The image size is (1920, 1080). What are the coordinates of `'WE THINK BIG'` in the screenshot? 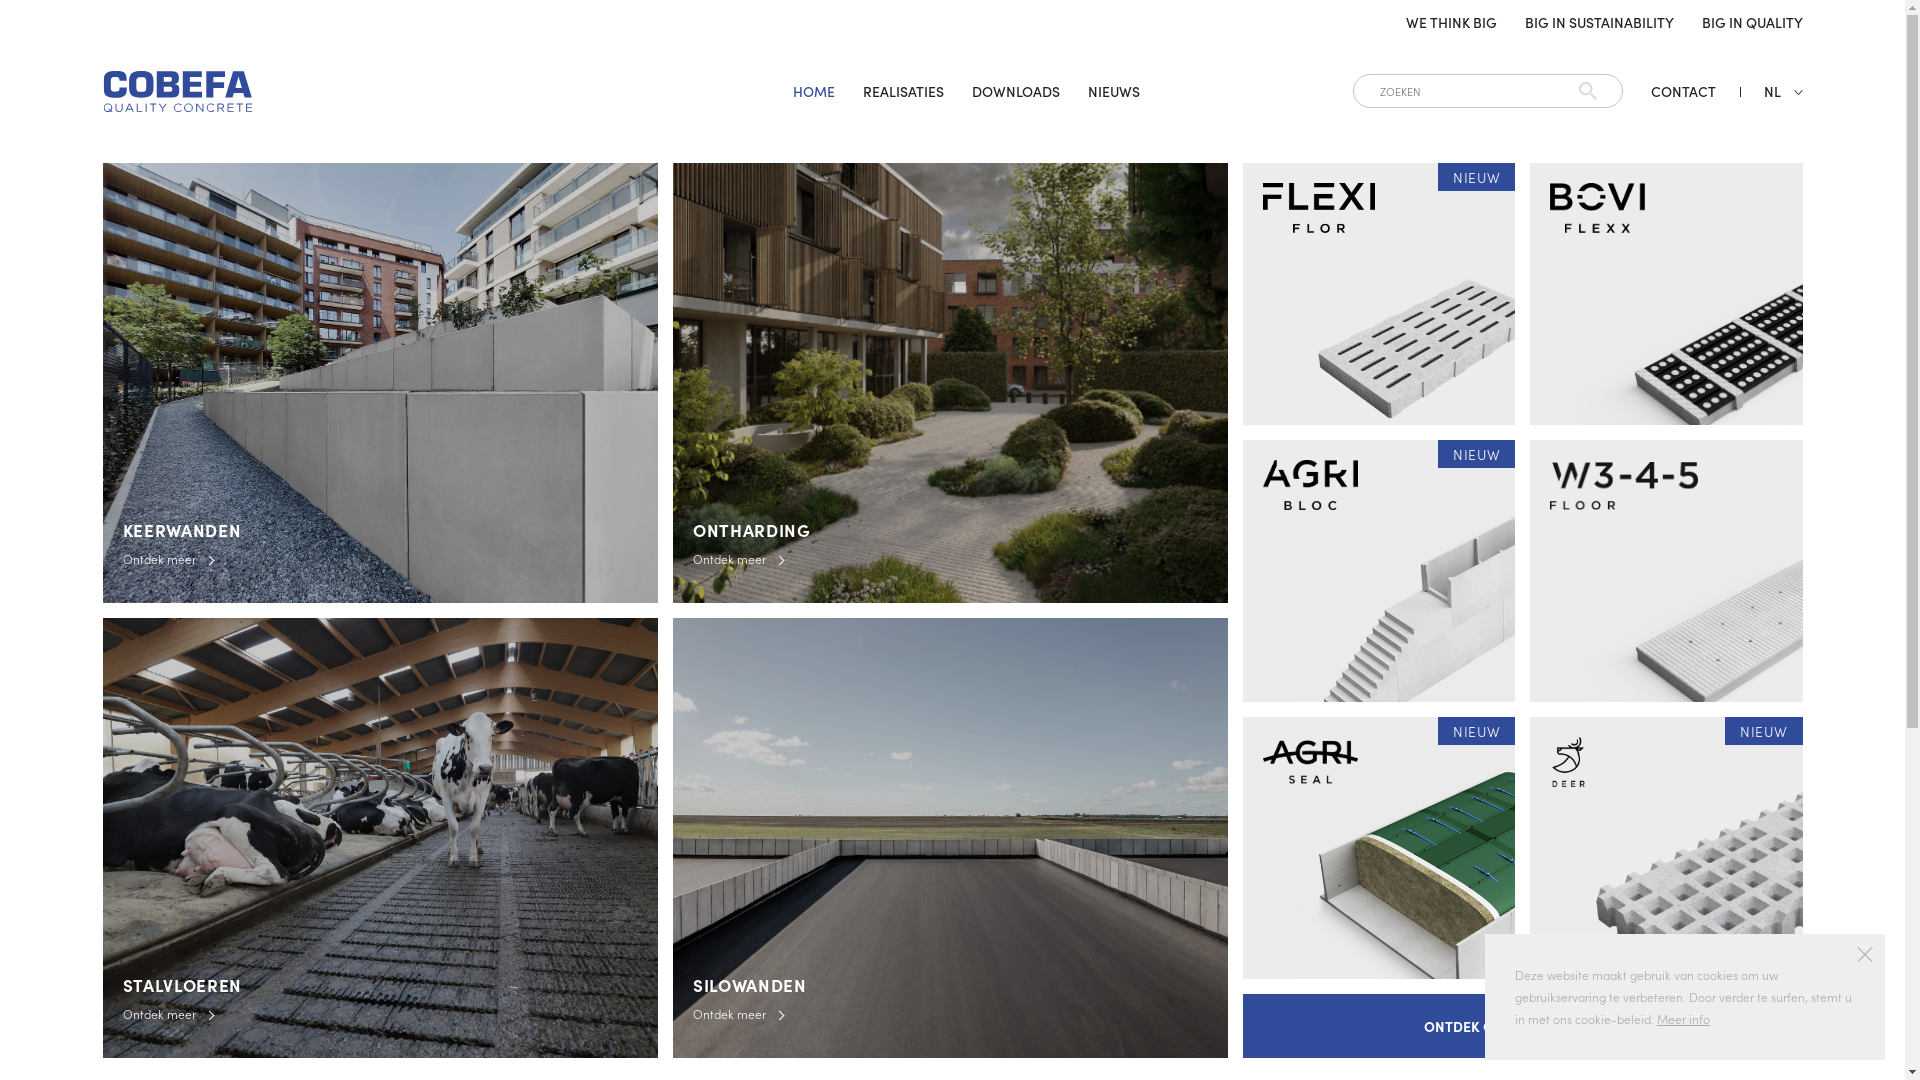 It's located at (1405, 22).